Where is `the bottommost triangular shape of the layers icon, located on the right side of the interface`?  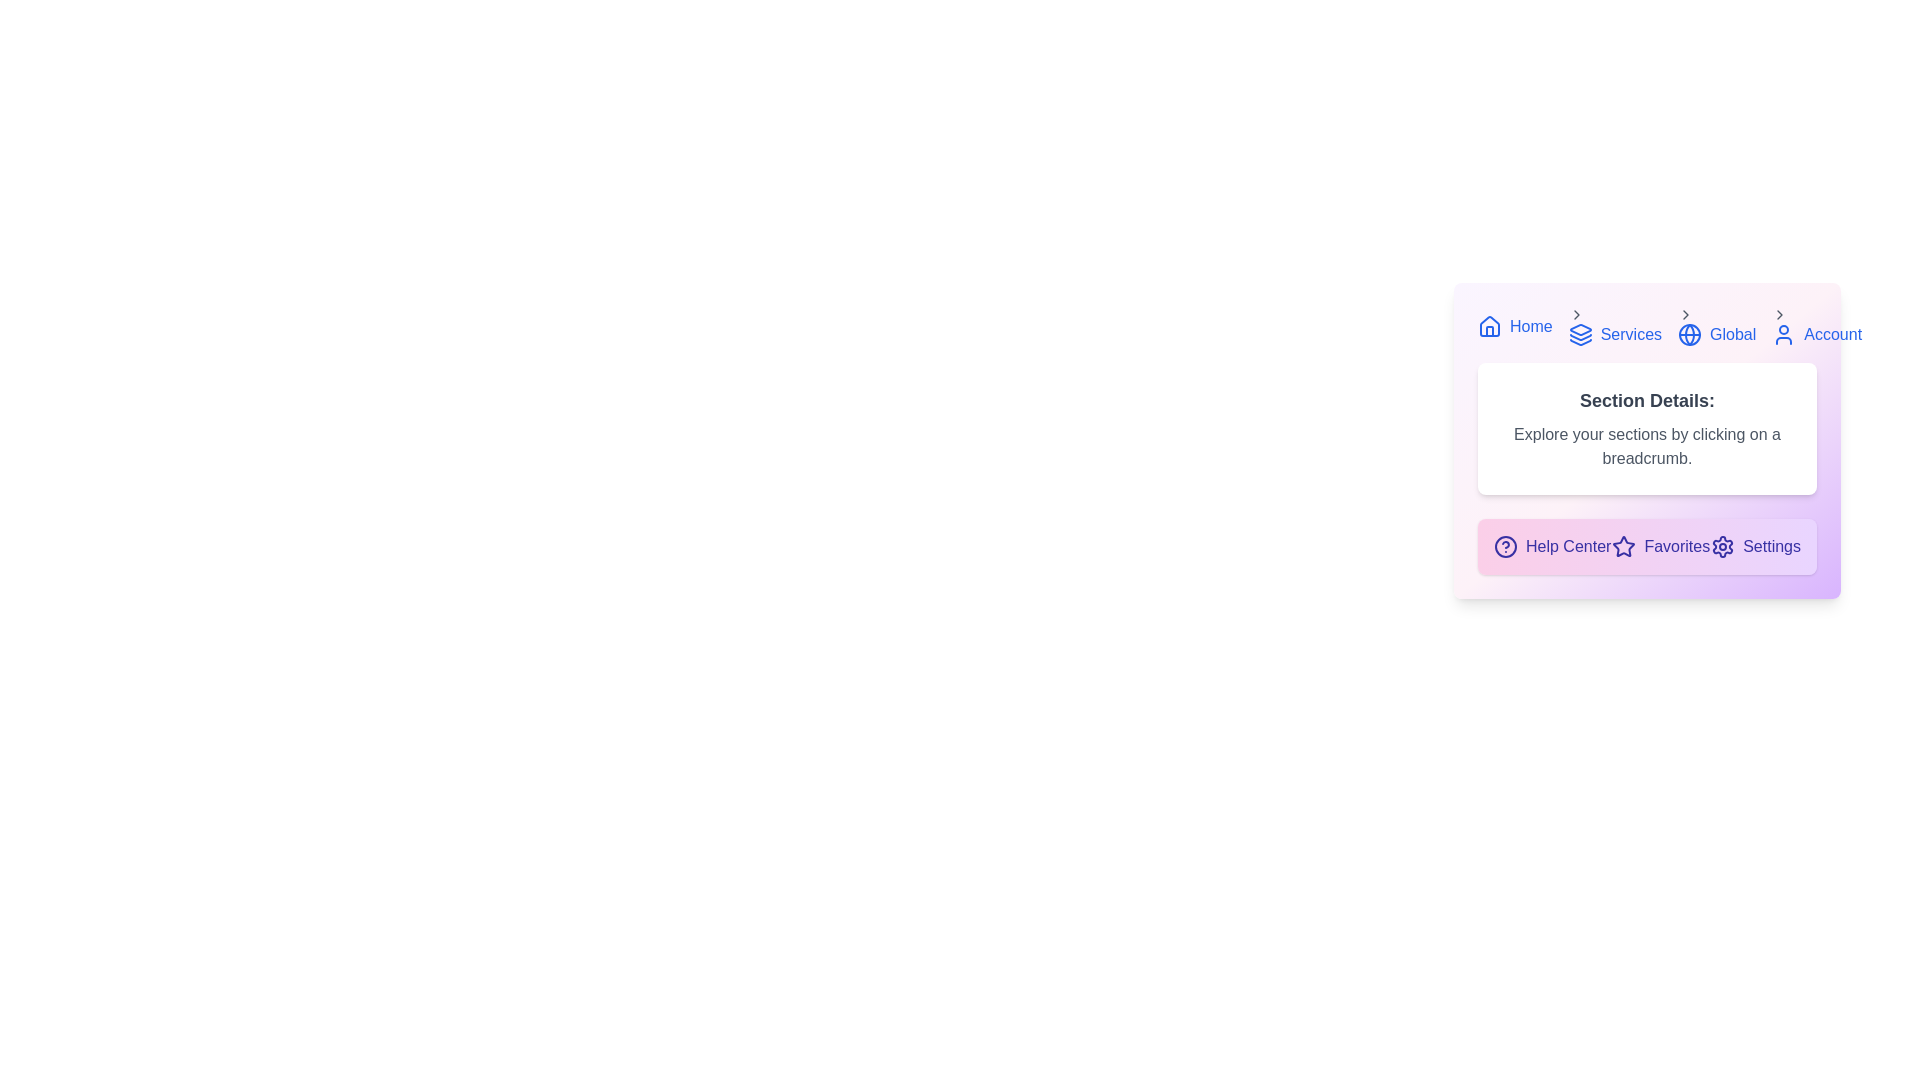 the bottommost triangular shape of the layers icon, located on the right side of the interface is located at coordinates (1579, 341).